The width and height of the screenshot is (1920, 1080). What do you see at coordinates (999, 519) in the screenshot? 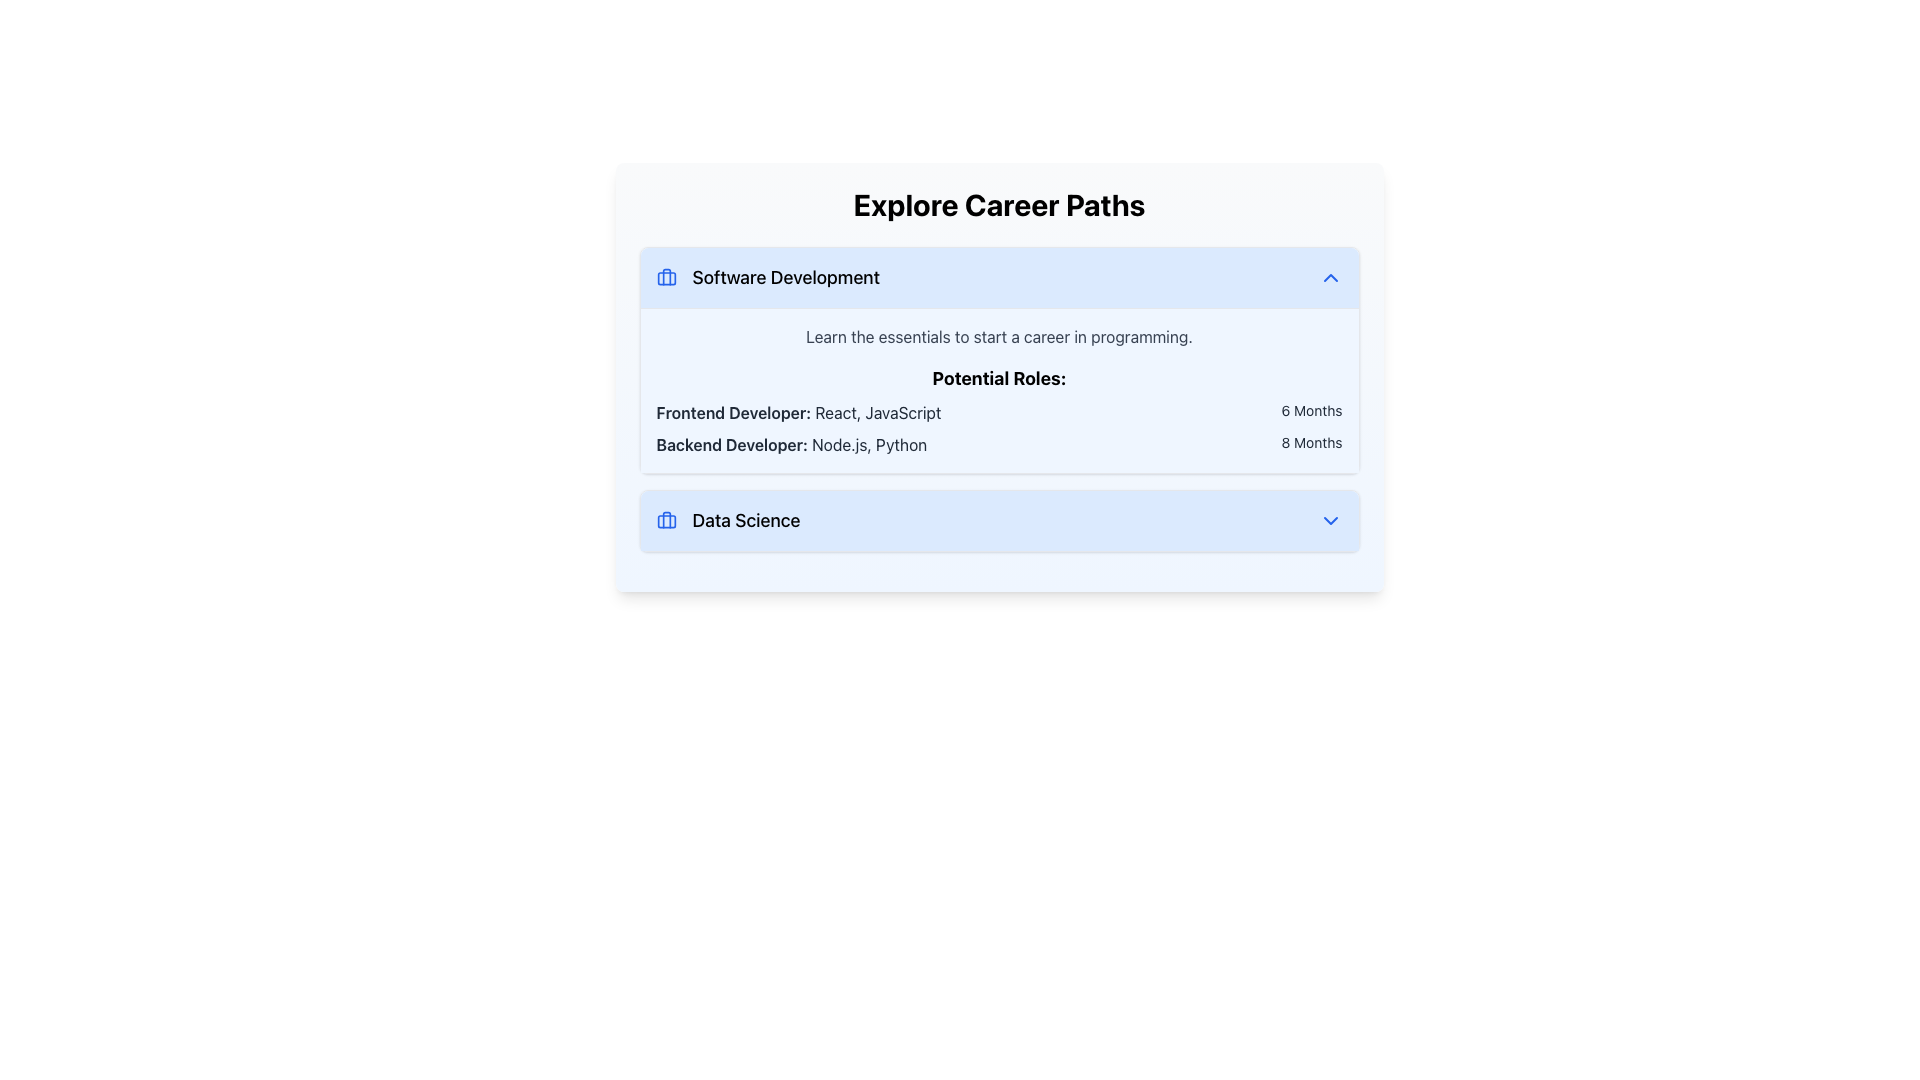
I see `the second selectable card in the 'Explore Career Paths' section that presents information about 'Data Science'` at bounding box center [999, 519].